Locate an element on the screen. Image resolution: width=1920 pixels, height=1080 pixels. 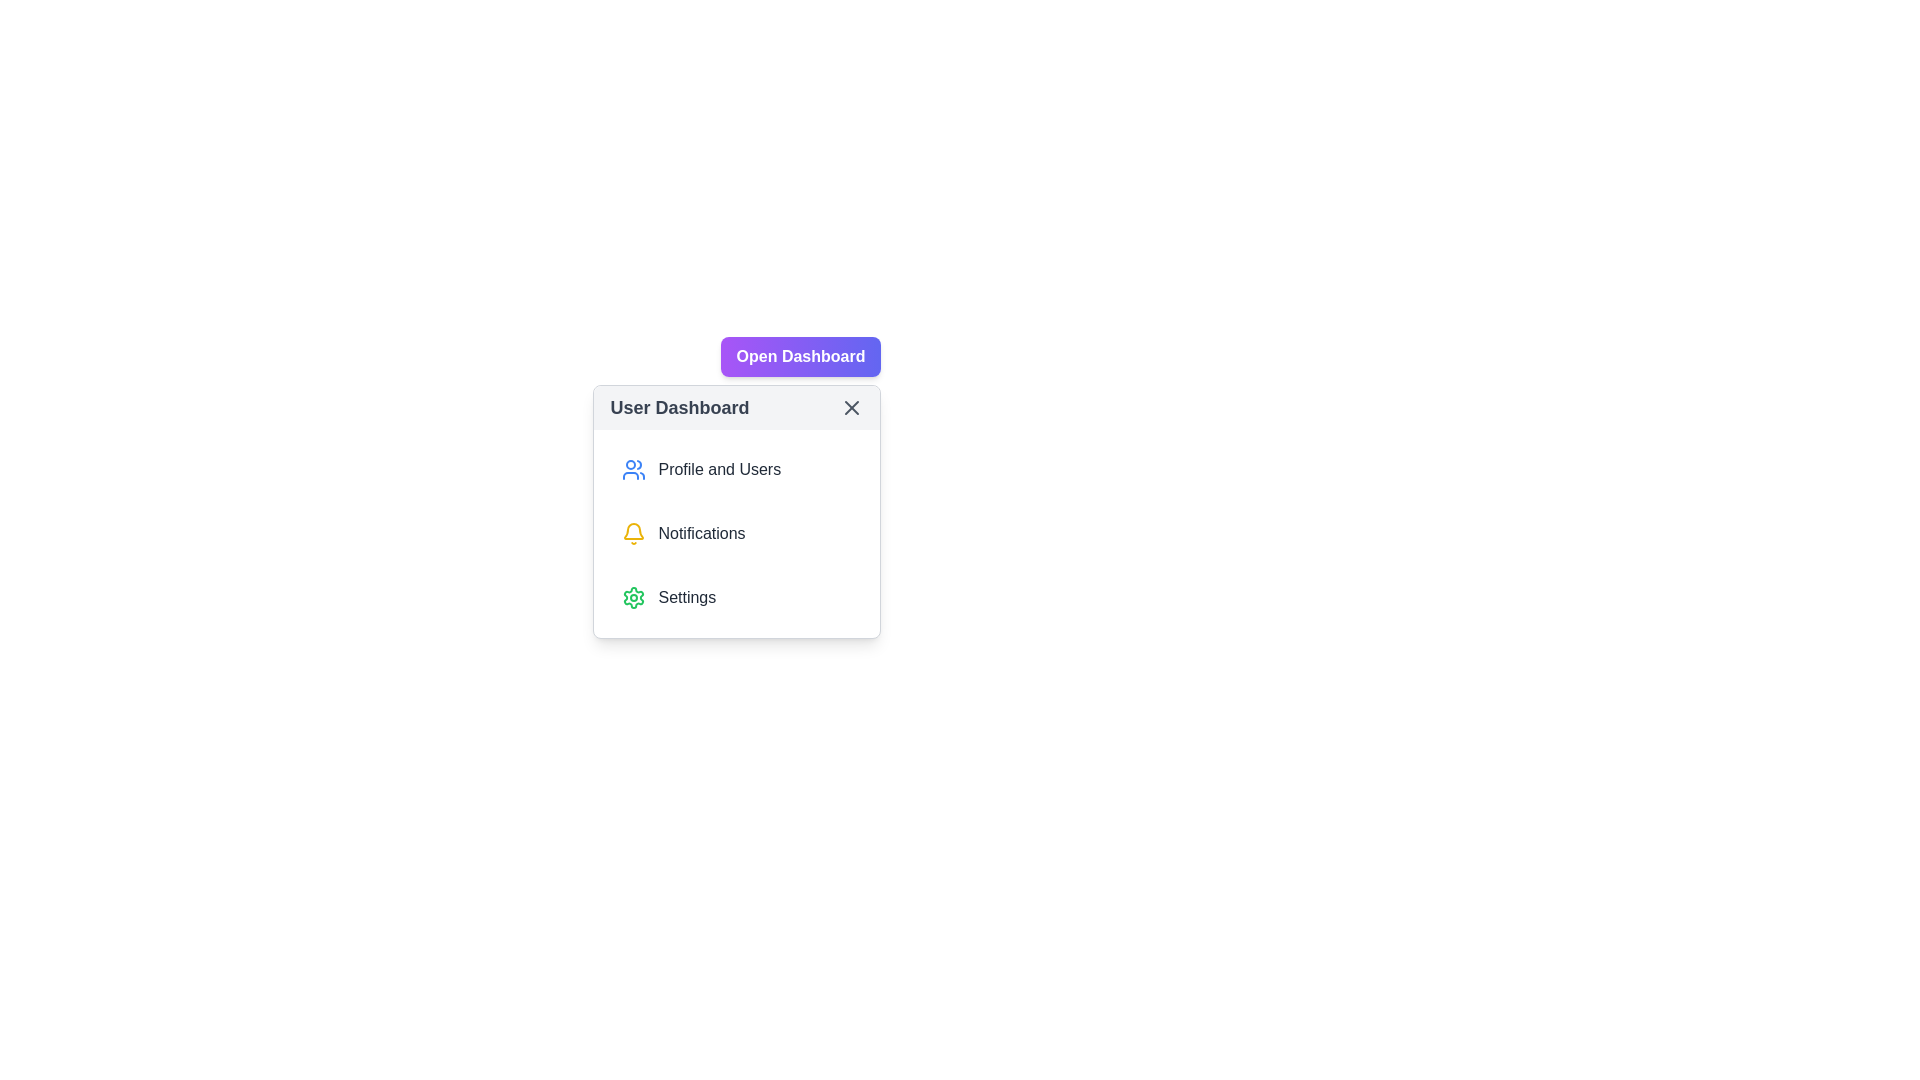
the green gear icon representing 'Settings' in the drop-down menu of the User Dashboard is located at coordinates (633, 596).